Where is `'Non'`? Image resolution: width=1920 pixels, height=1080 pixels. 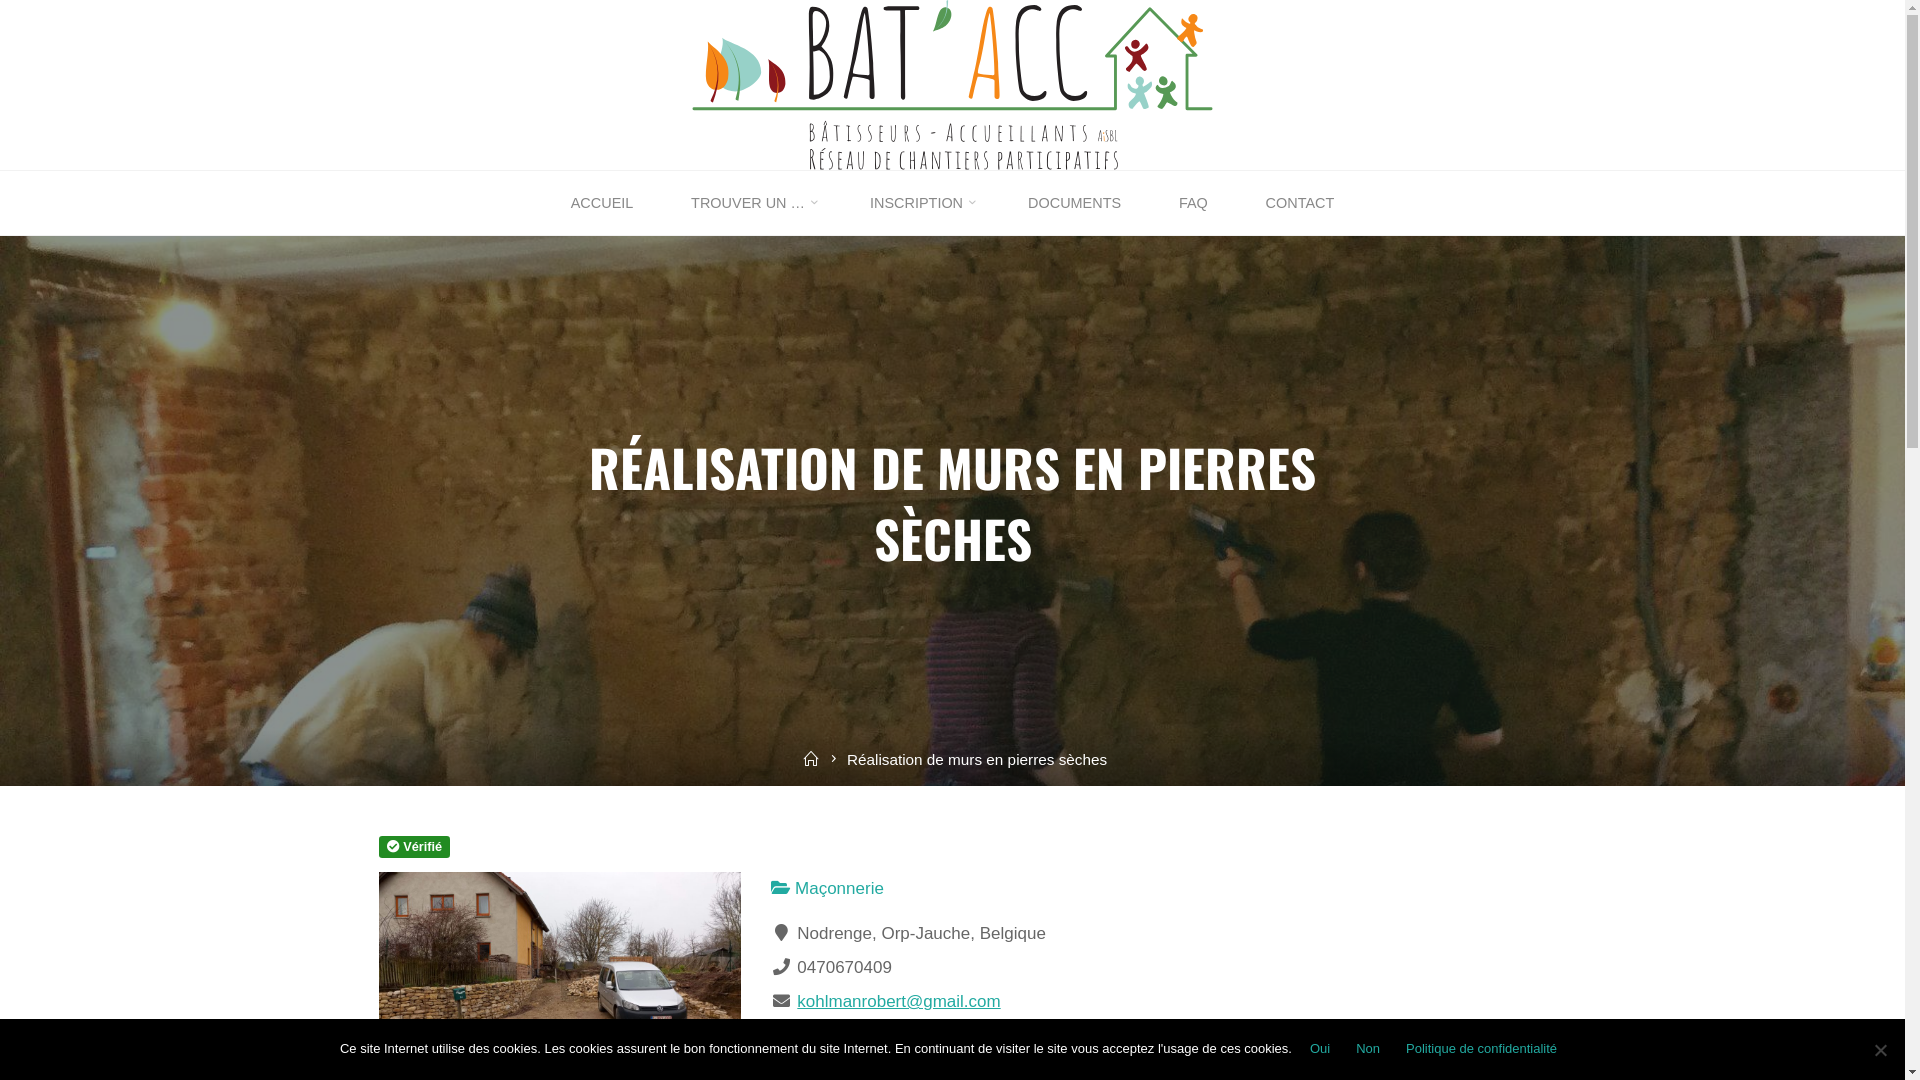
'Non' is located at coordinates (1348, 1048).